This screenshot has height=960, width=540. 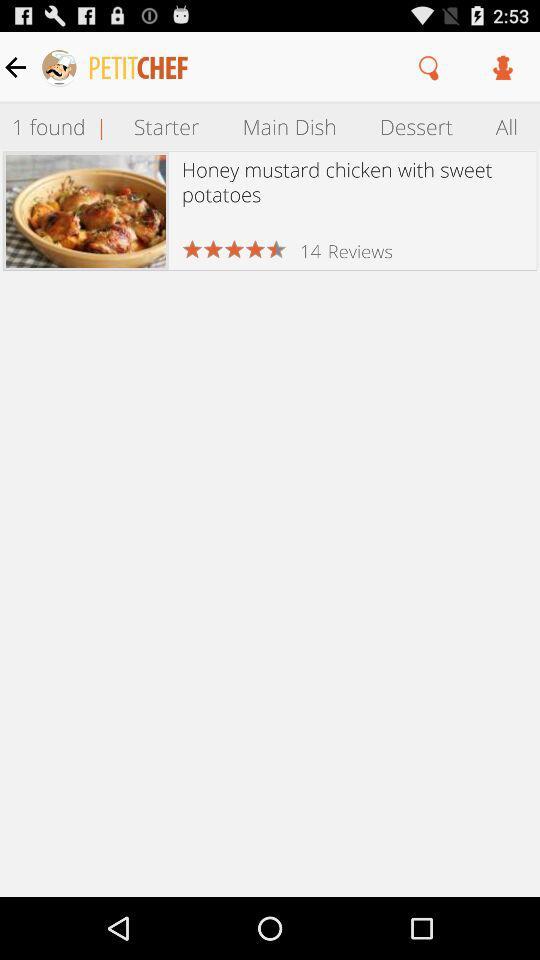 What do you see at coordinates (288, 125) in the screenshot?
I see `the main dish item` at bounding box center [288, 125].